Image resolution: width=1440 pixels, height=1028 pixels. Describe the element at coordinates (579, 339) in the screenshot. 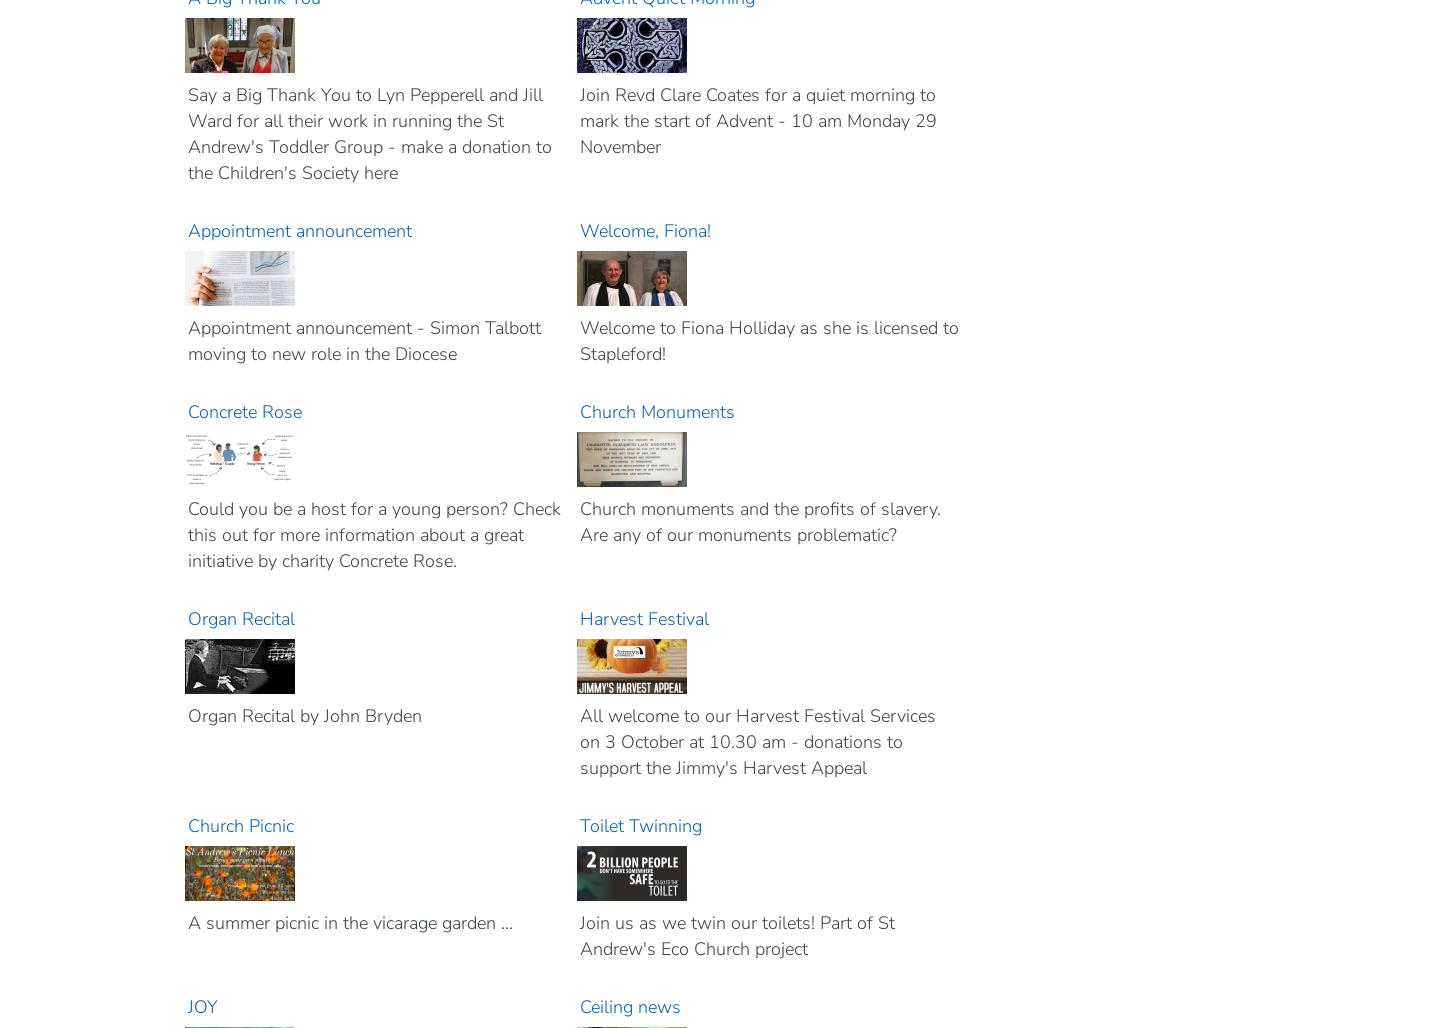

I see `'Welcome to Fiona Holliday as she is licensed to Stapleford!'` at that location.